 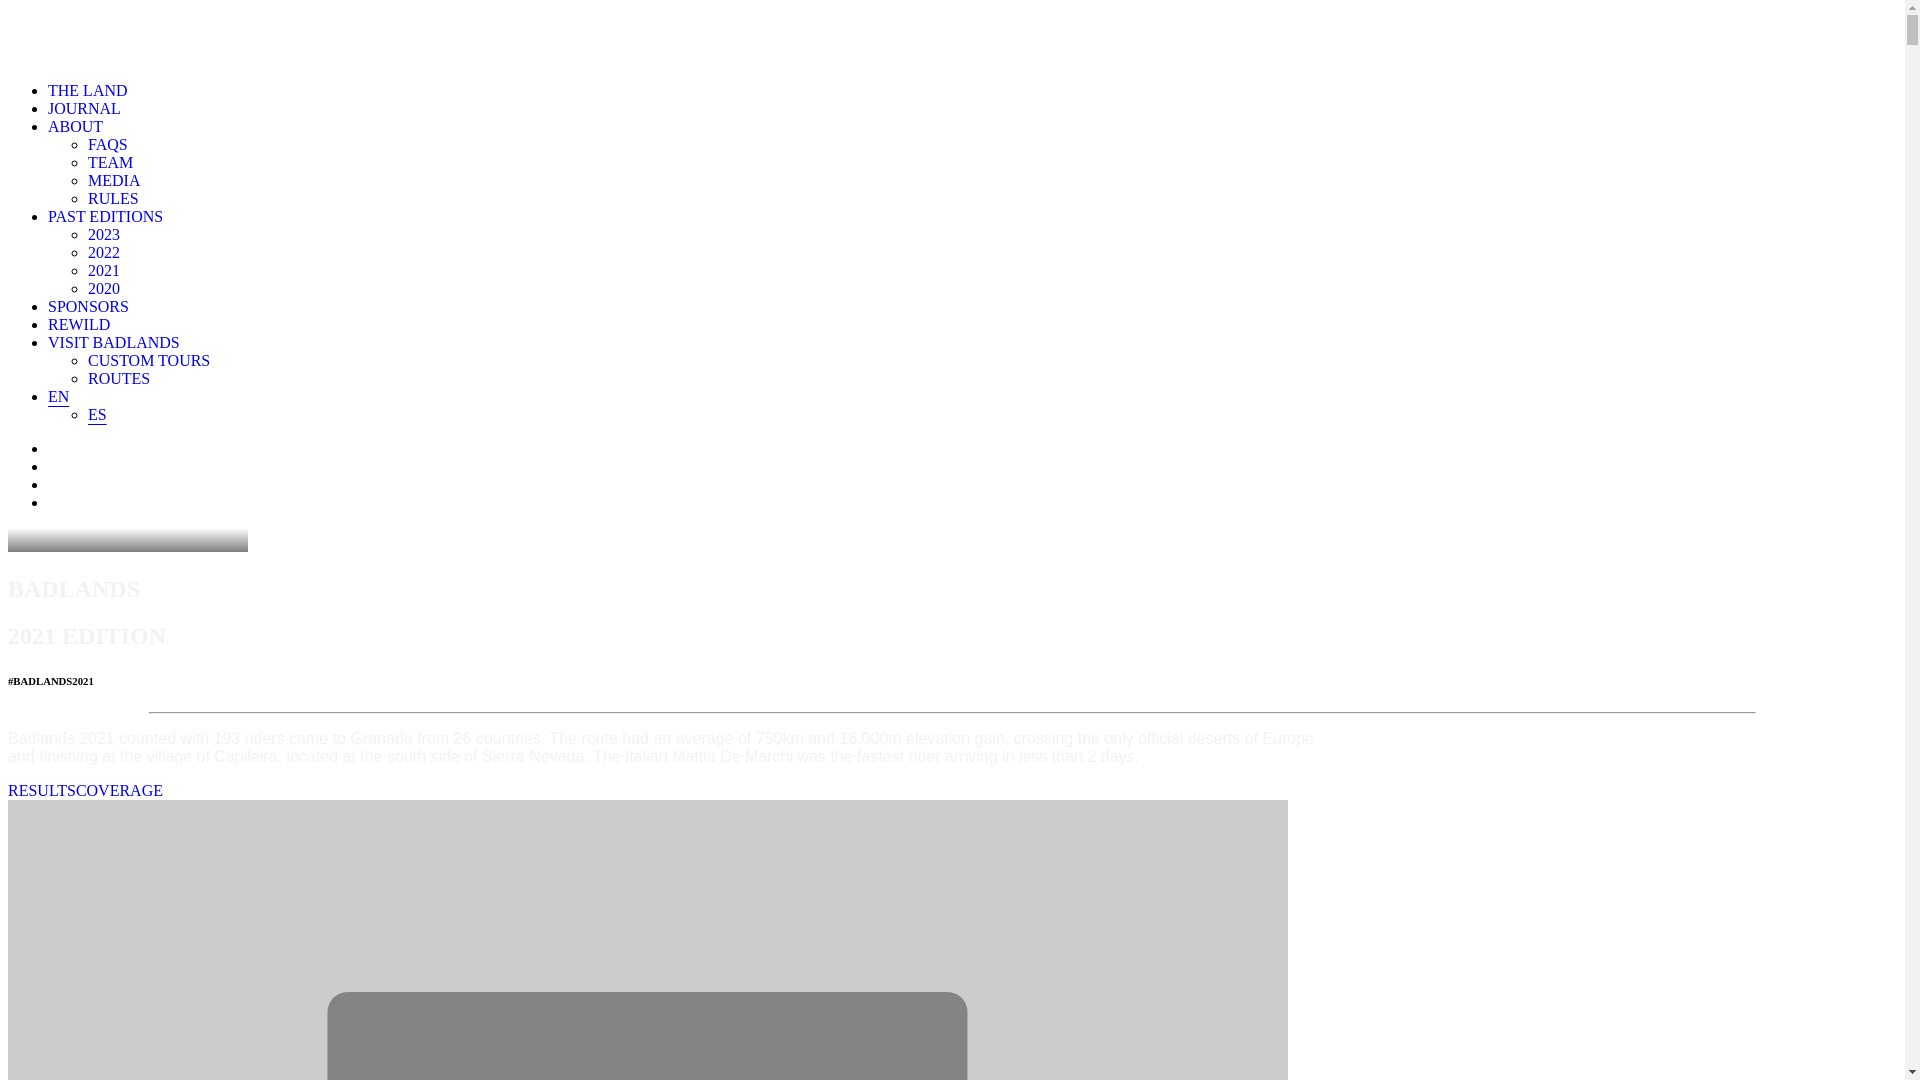 What do you see at coordinates (103, 233) in the screenshot?
I see `'2023'` at bounding box center [103, 233].